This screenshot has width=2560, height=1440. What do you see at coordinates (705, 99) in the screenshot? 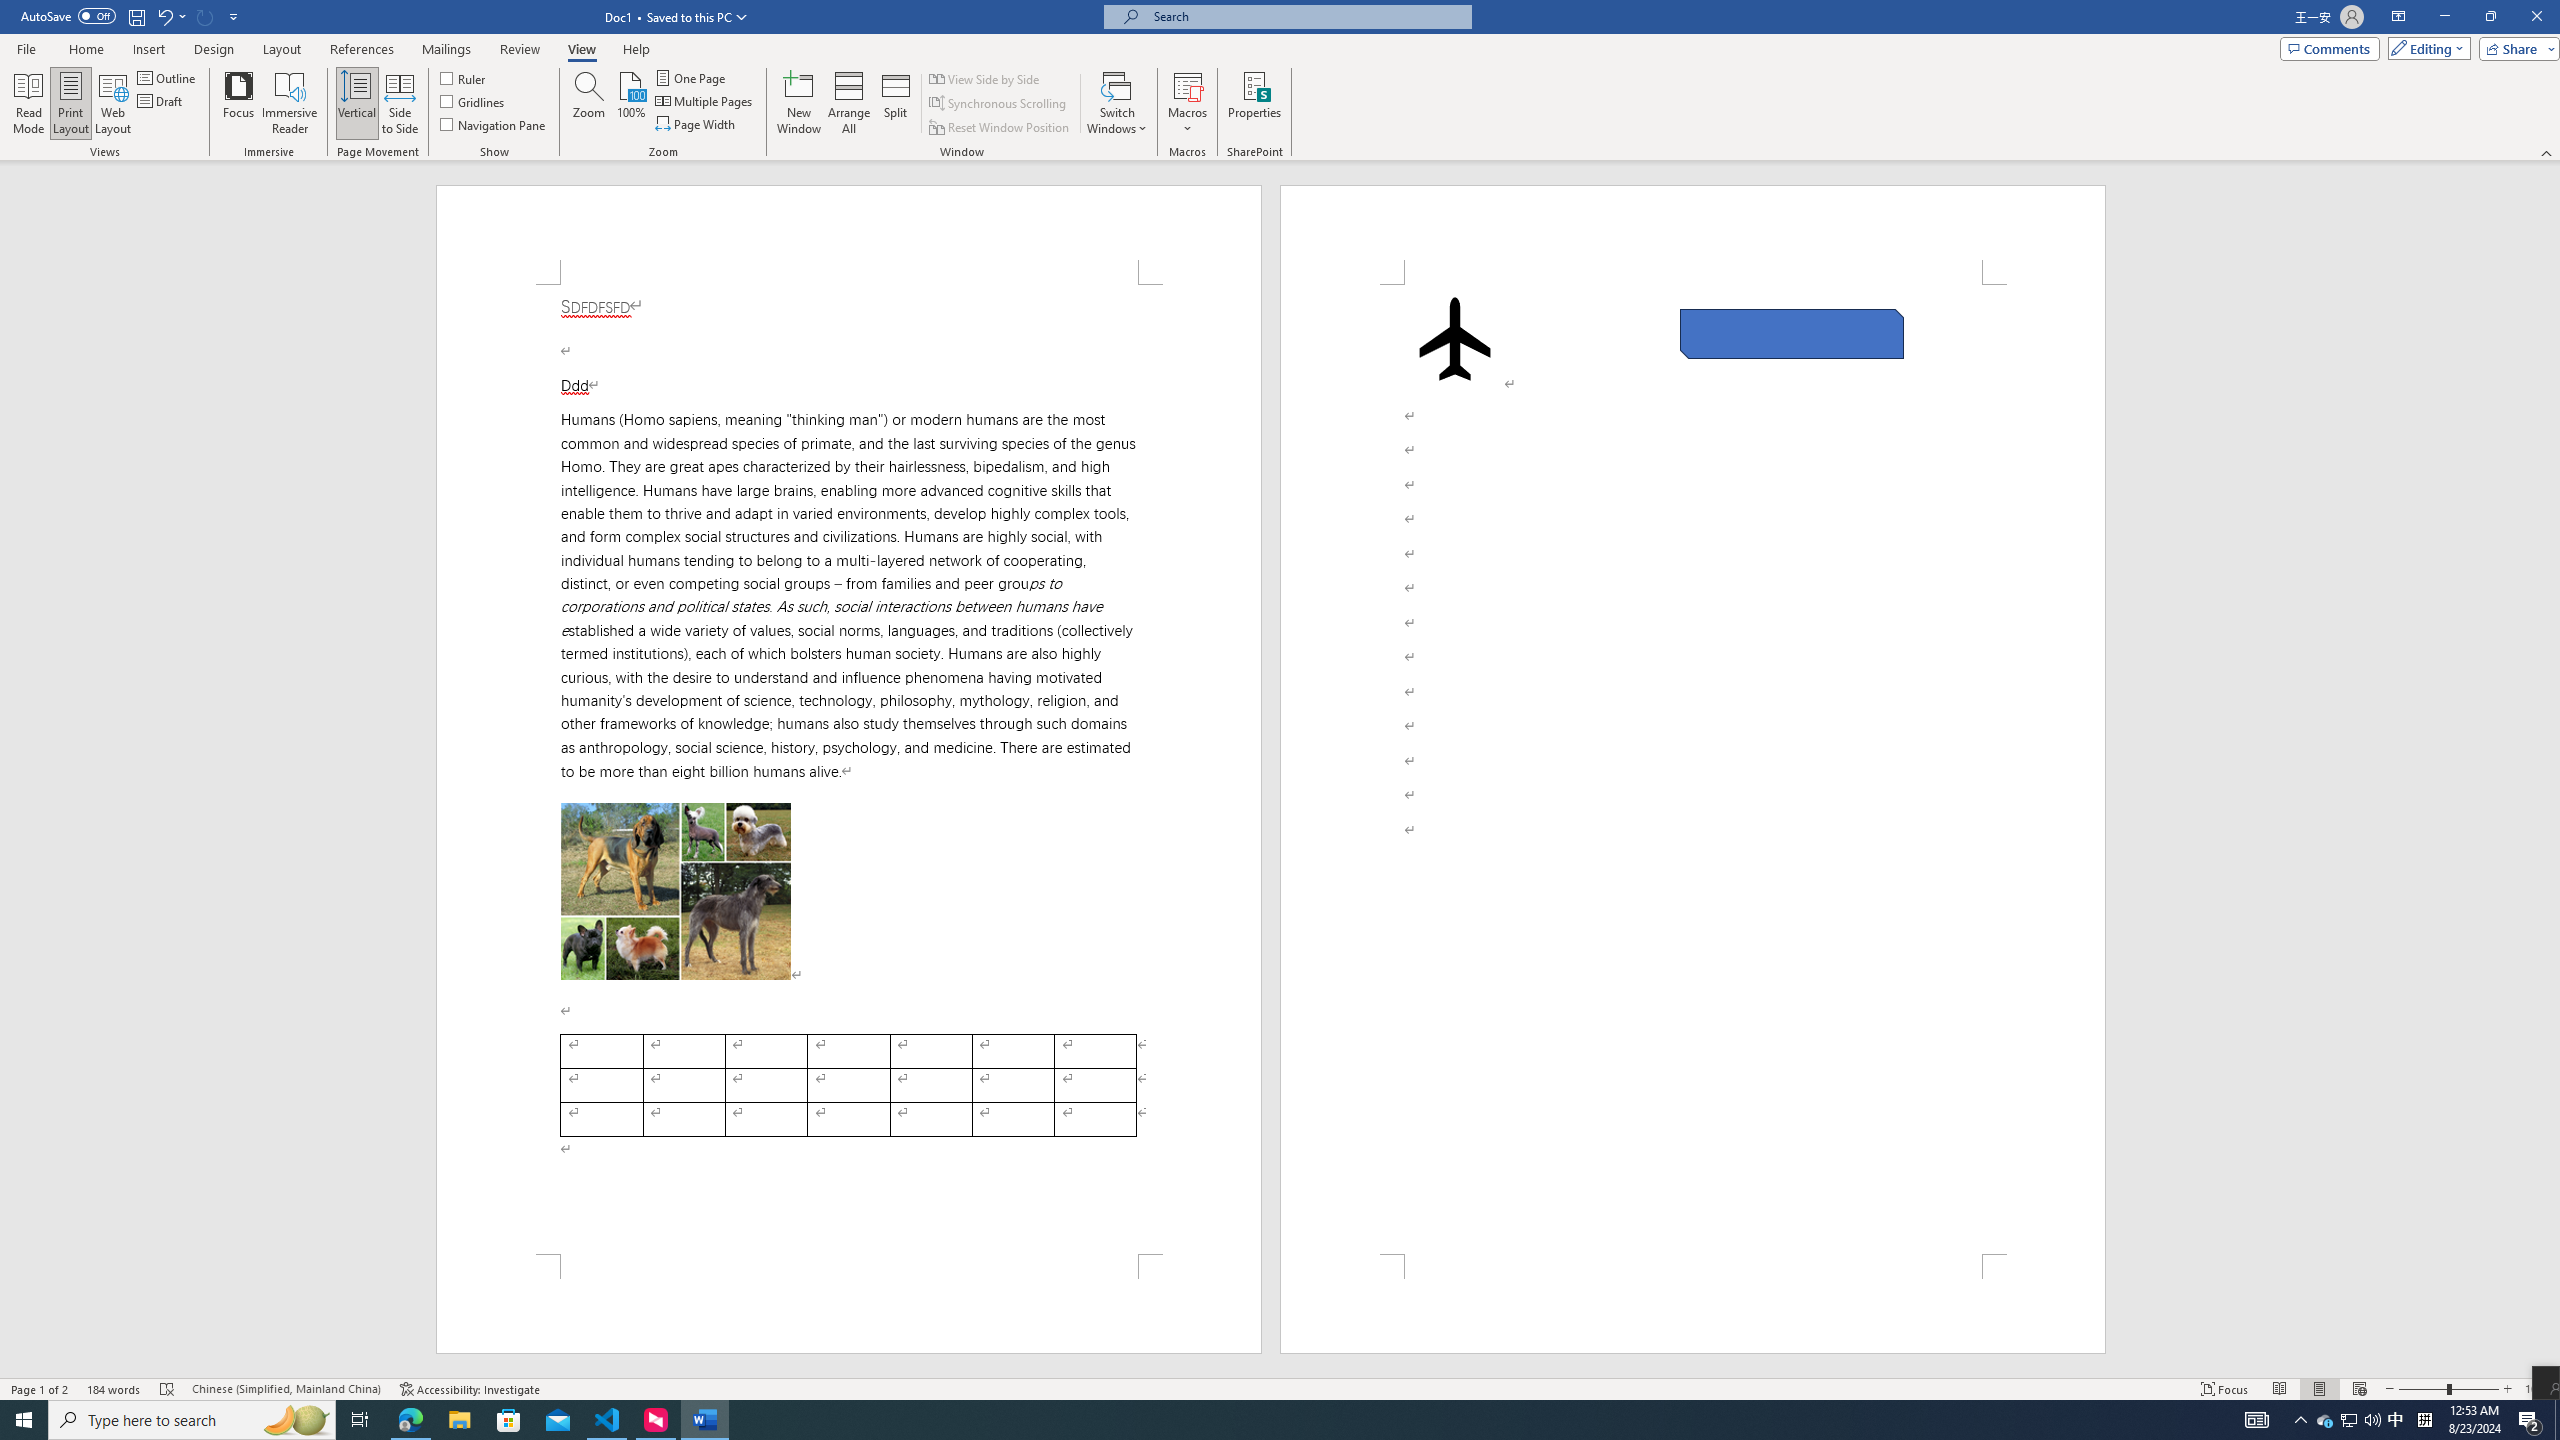
I see `'Multiple Pages'` at bounding box center [705, 99].